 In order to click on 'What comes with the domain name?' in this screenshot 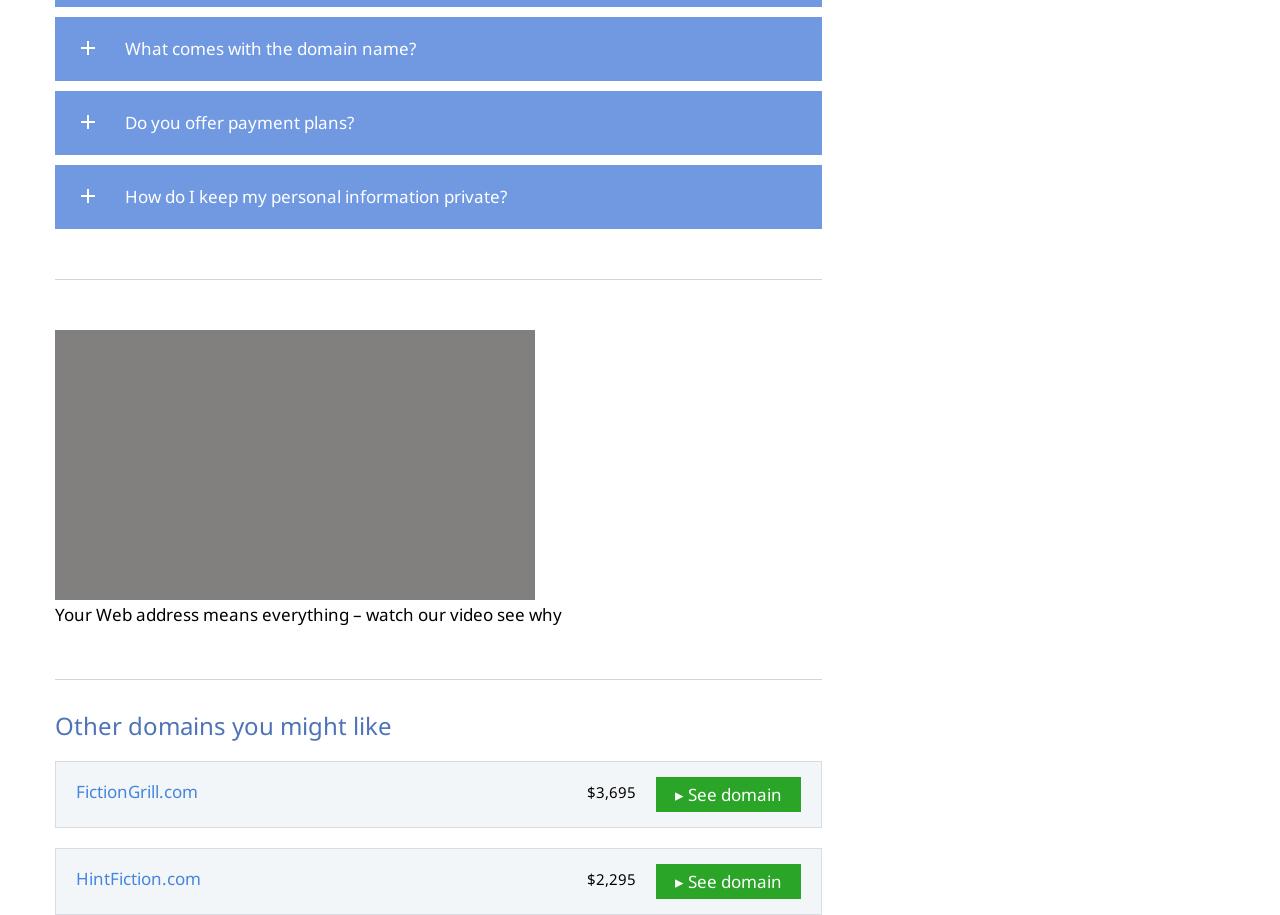, I will do `click(124, 48)`.